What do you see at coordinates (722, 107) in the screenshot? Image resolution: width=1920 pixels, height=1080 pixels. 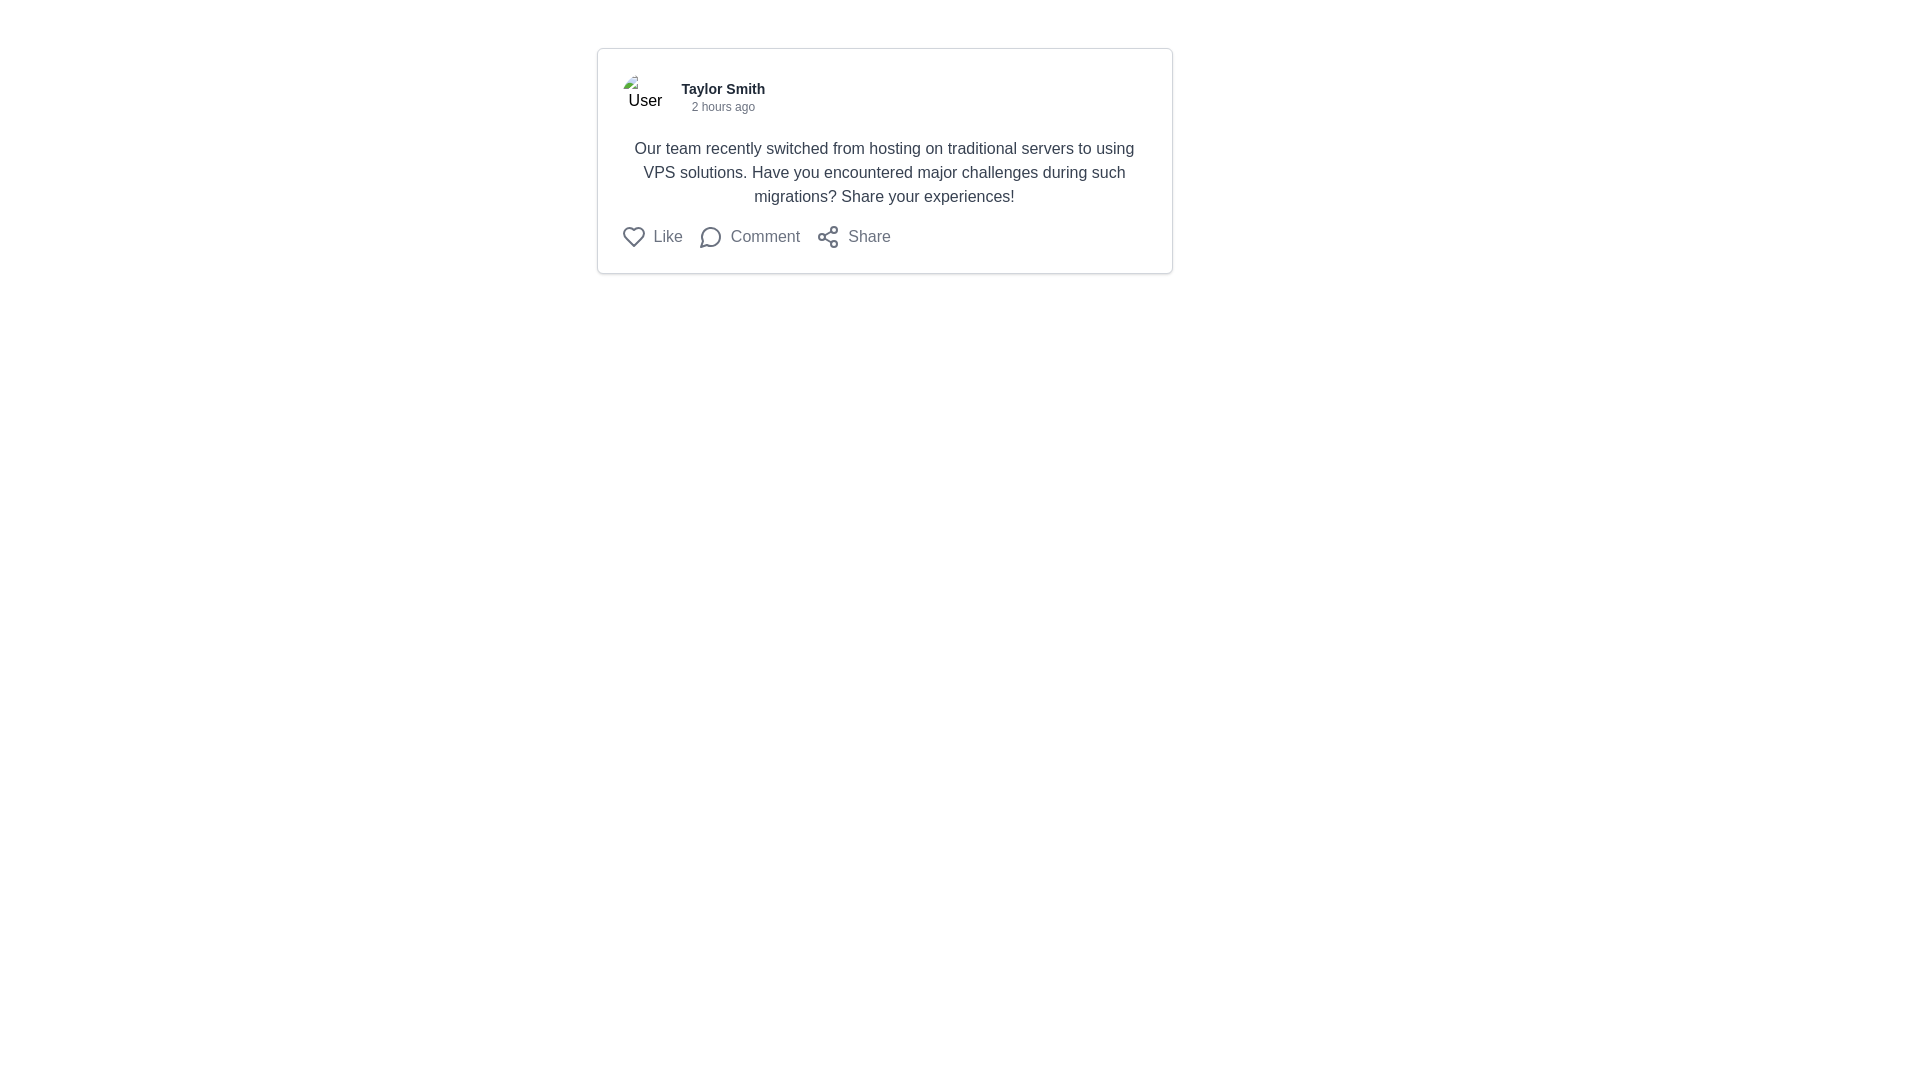 I see `the static text displaying the timestamp below 'Taylor Smith' in the card interface` at bounding box center [722, 107].